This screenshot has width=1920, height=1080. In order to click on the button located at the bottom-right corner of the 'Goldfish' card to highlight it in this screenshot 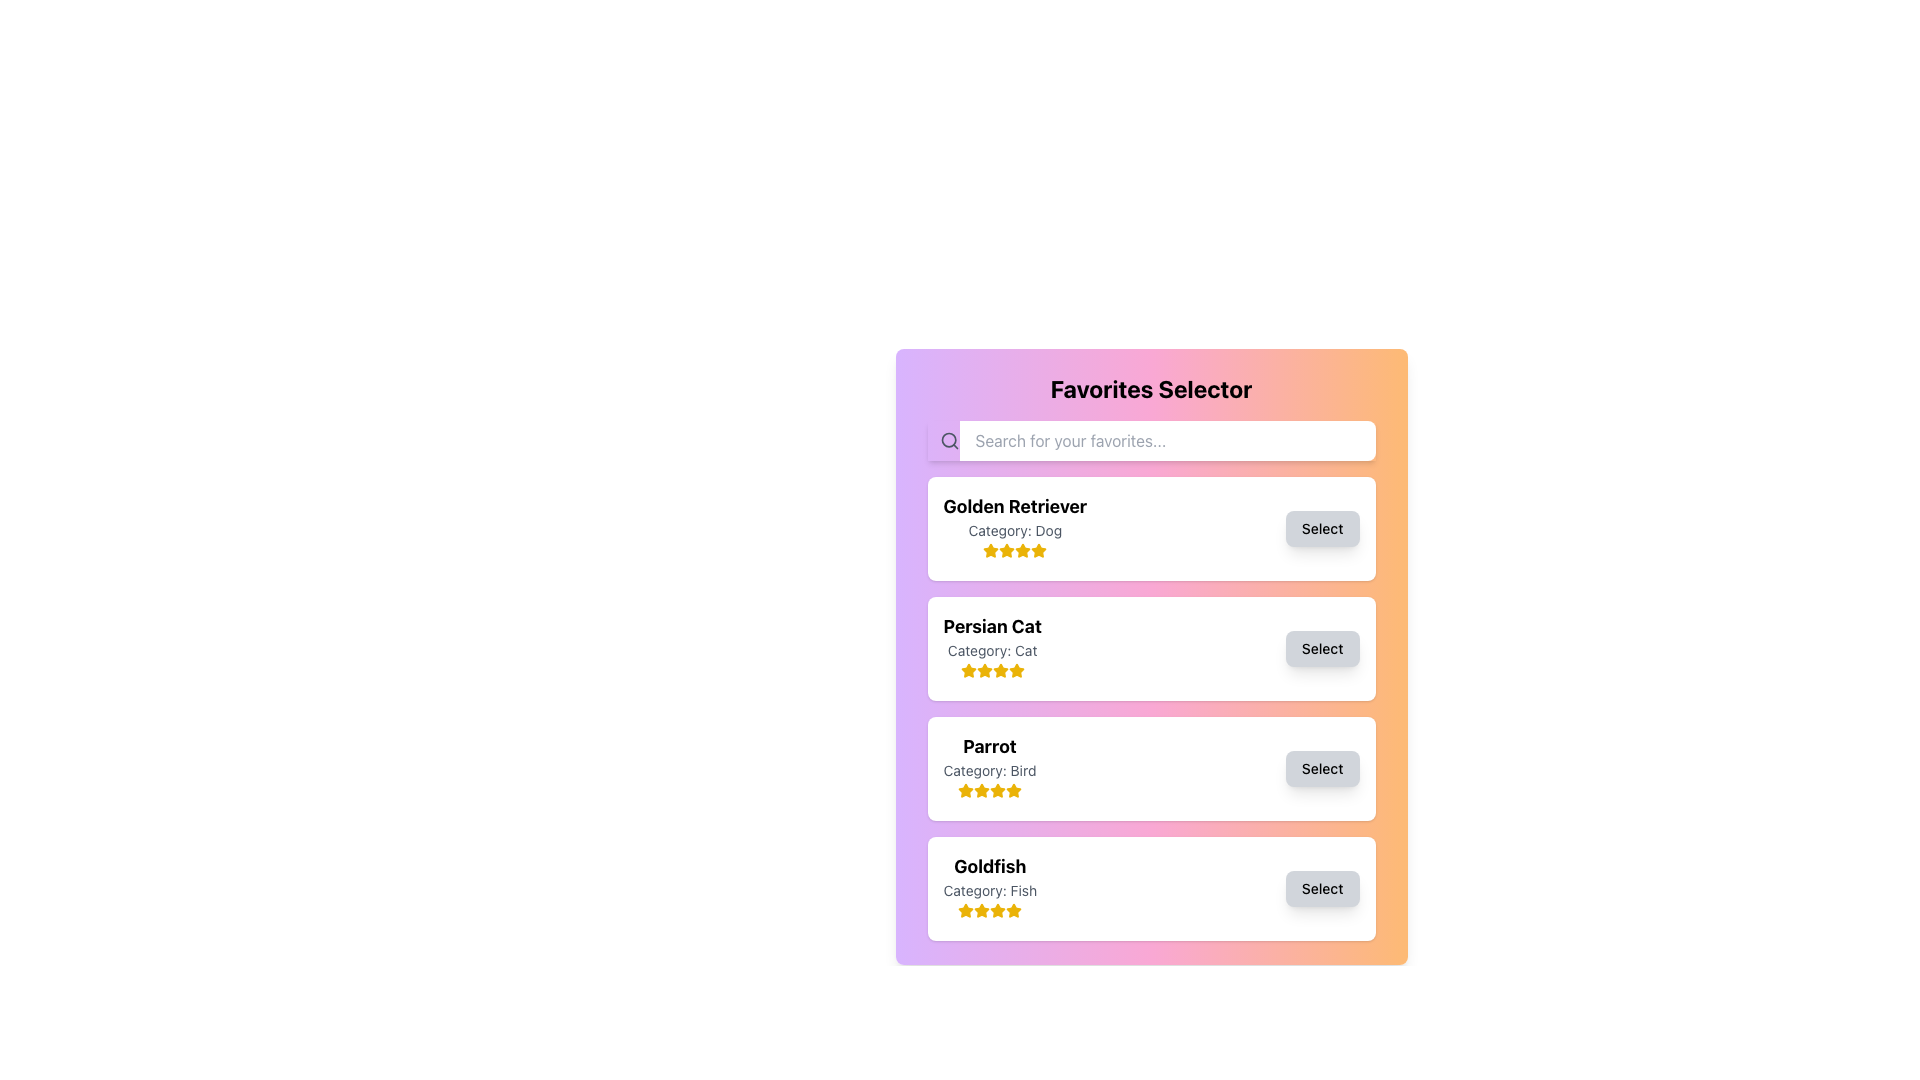, I will do `click(1322, 887)`.